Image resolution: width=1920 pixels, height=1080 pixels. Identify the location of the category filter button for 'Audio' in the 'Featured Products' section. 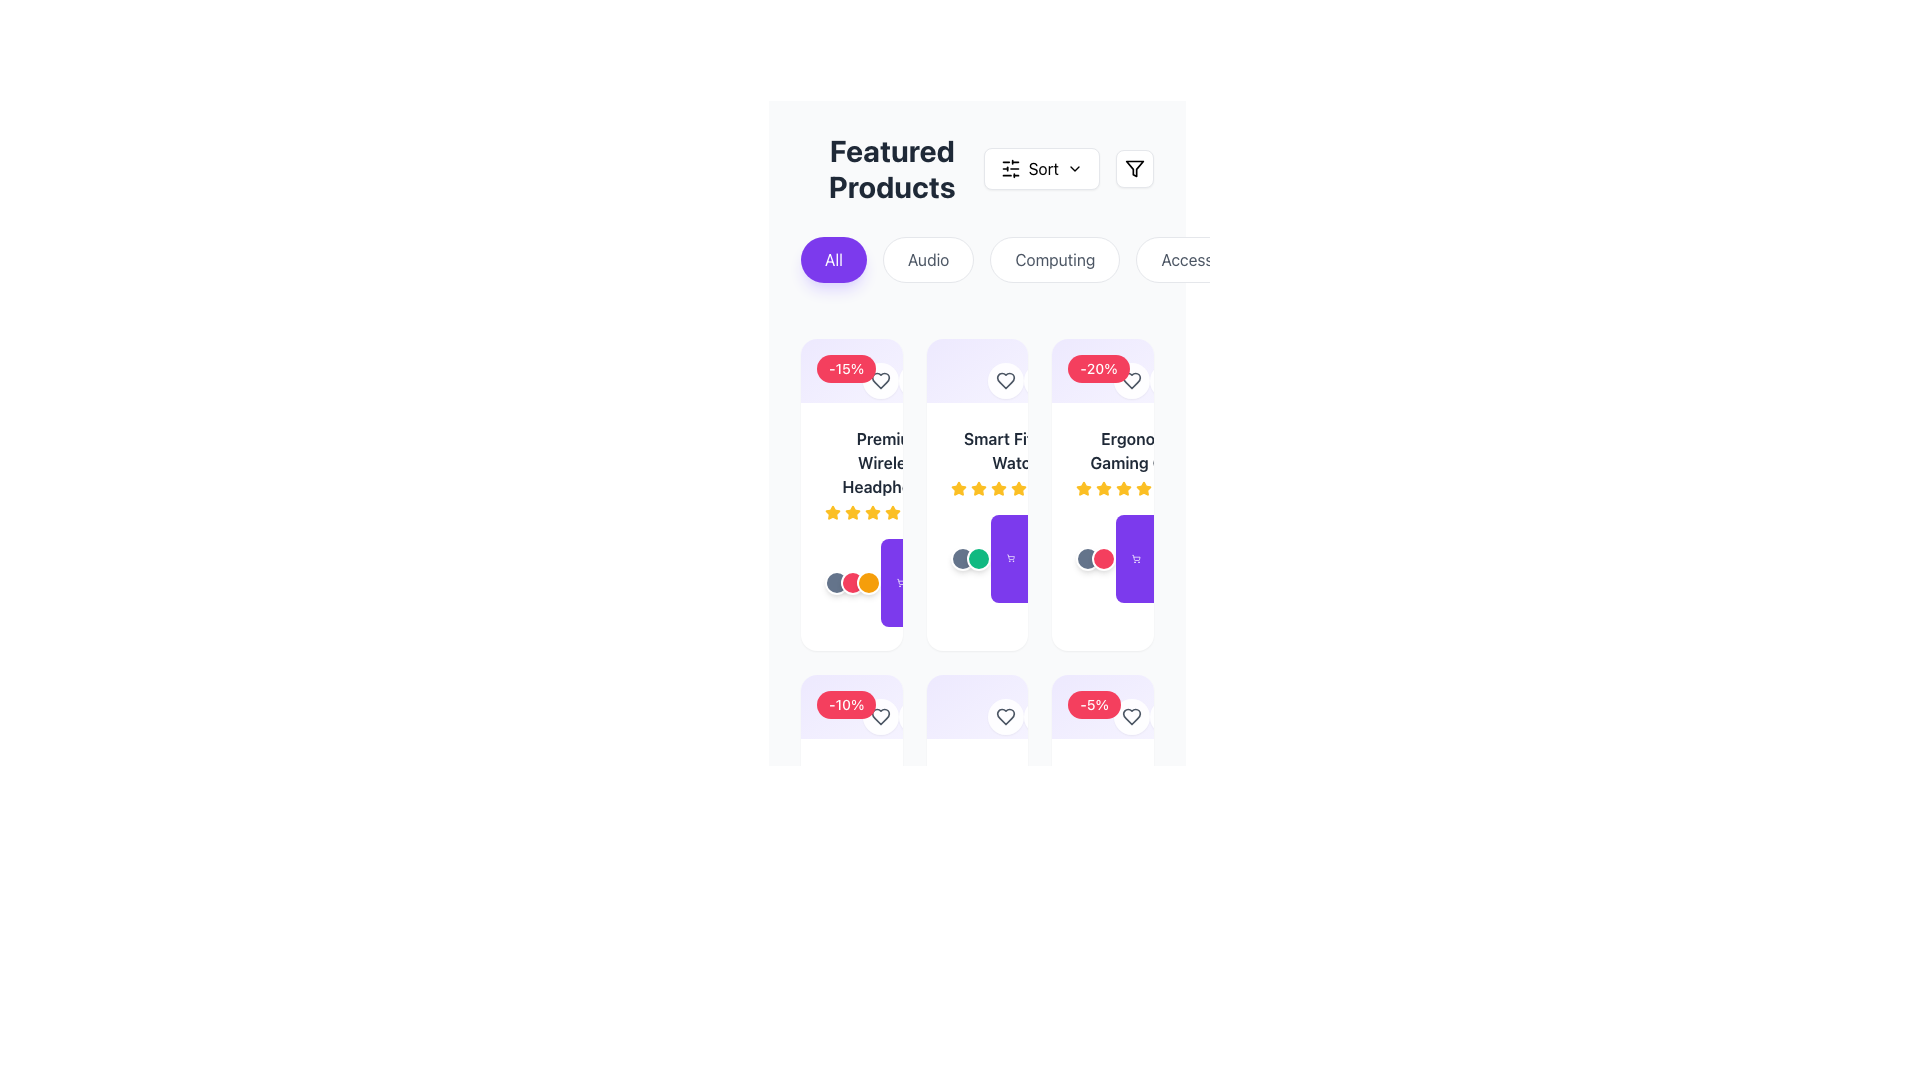
(927, 258).